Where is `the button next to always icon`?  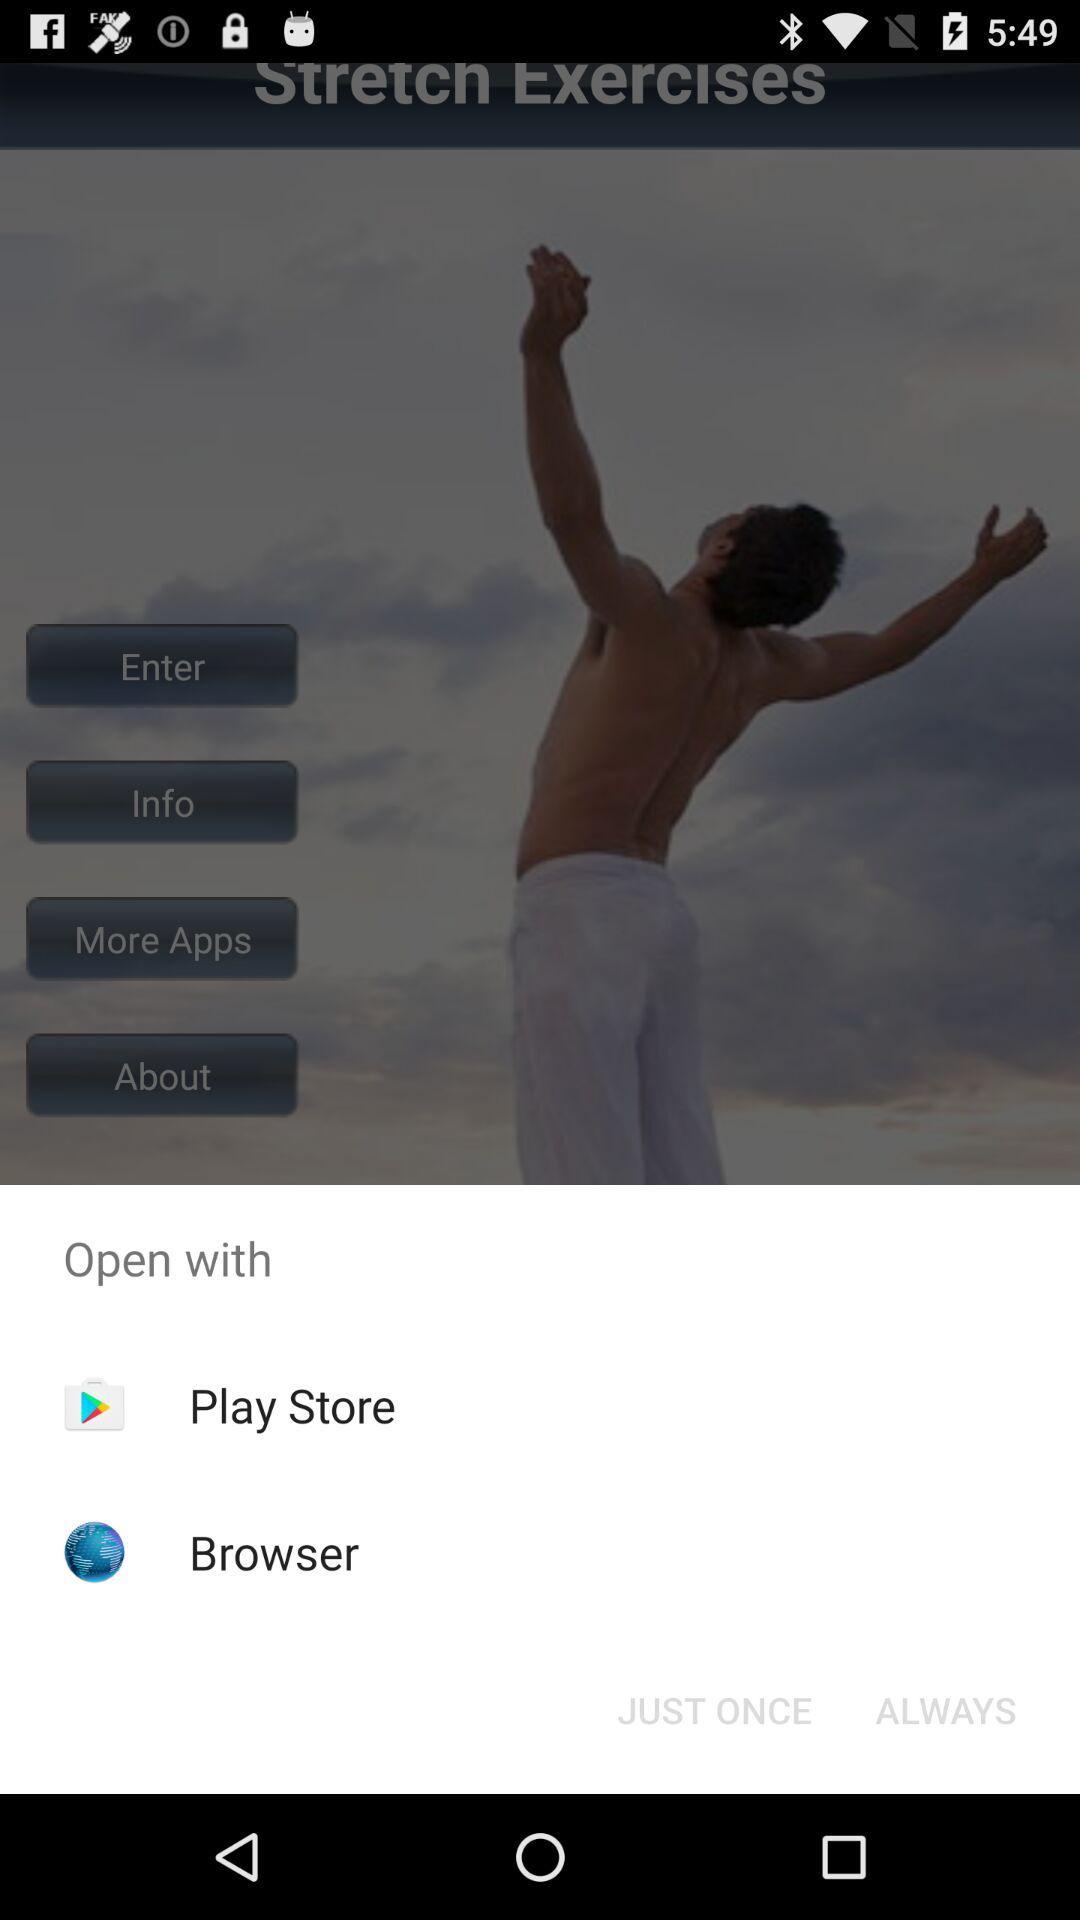 the button next to always icon is located at coordinates (713, 1708).